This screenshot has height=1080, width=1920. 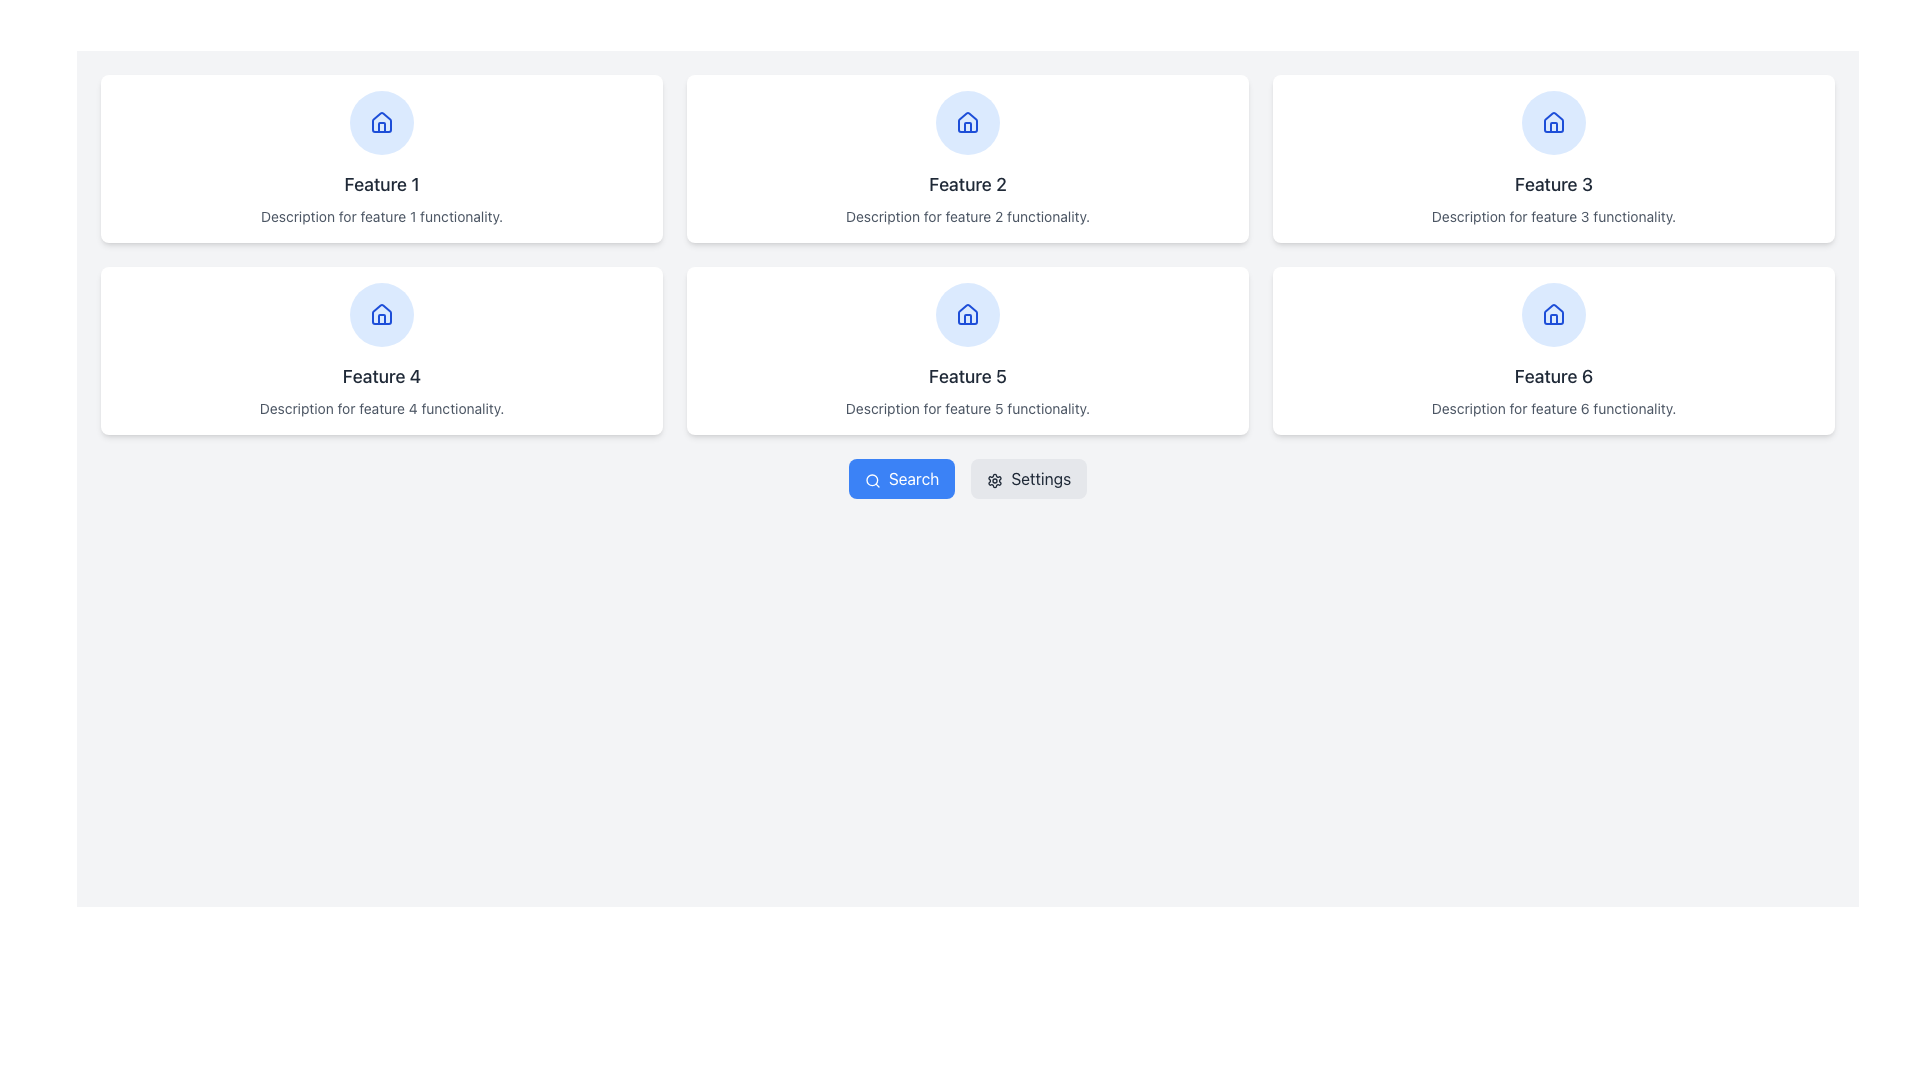 I want to click on the door element of the house icon in the bottom-left grid cell of Feature 4, which is represented as a non-interactive SVG component, so click(x=382, y=318).